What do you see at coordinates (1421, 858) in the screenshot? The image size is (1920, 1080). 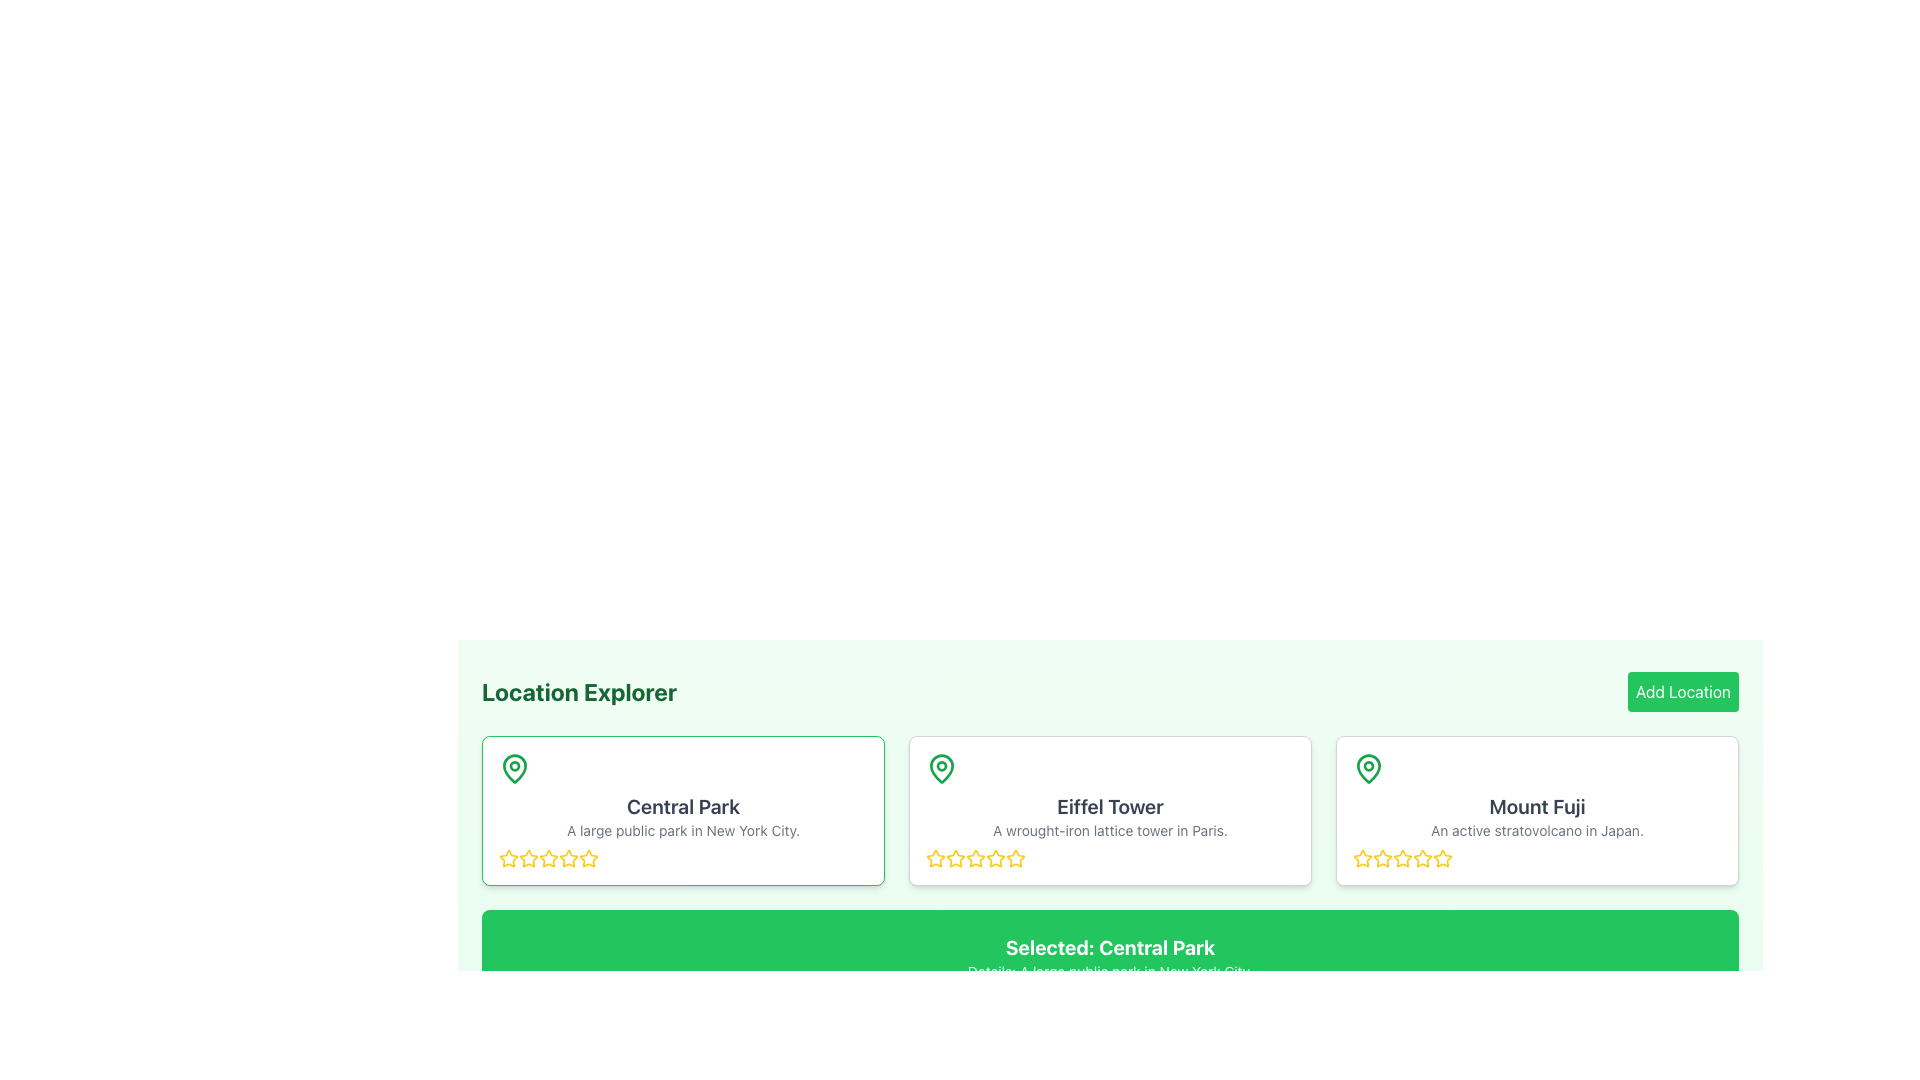 I see `the sixth star icon in the star-rating system for the location 'Mount Fuji'` at bounding box center [1421, 858].